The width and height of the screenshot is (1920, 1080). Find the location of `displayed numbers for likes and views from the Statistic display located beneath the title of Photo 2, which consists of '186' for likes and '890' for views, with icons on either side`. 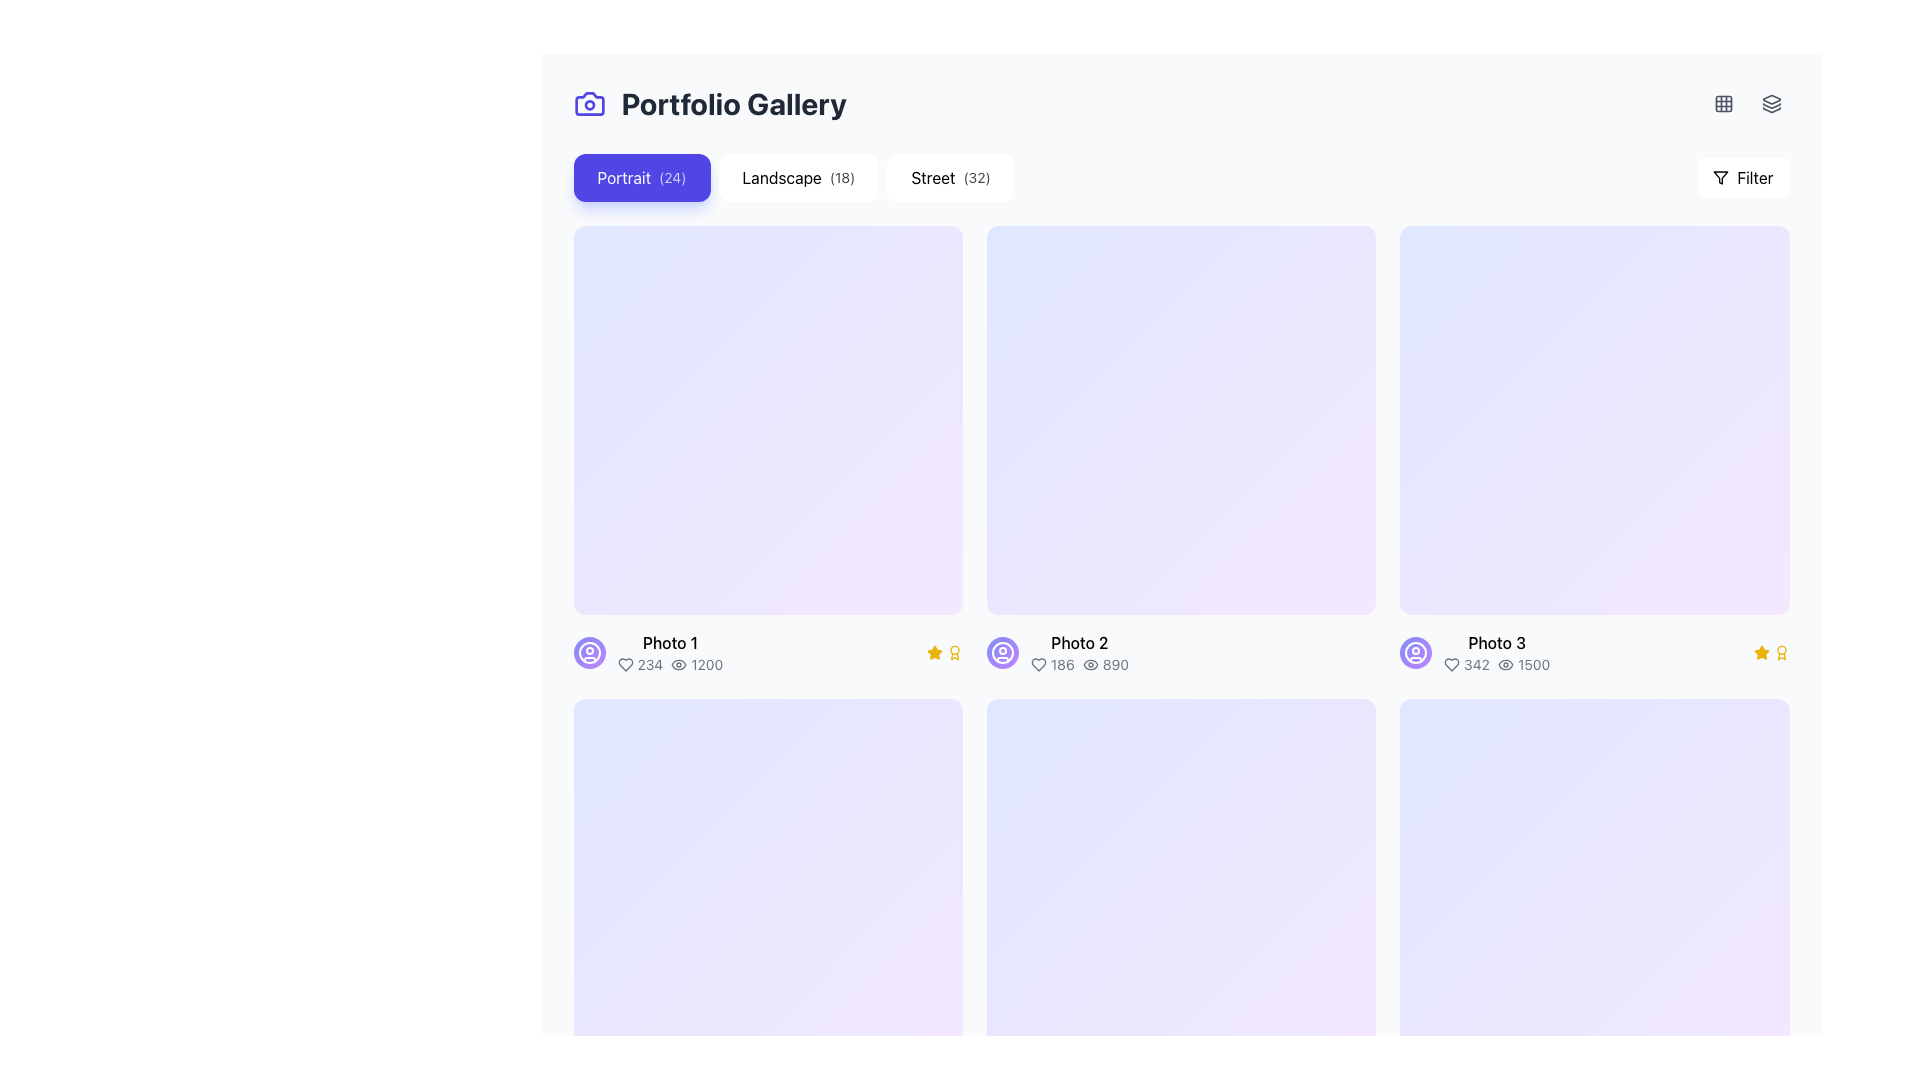

displayed numbers for likes and views from the Statistic display located beneath the title of Photo 2, which consists of '186' for likes and '890' for views, with icons on either side is located at coordinates (1078, 665).